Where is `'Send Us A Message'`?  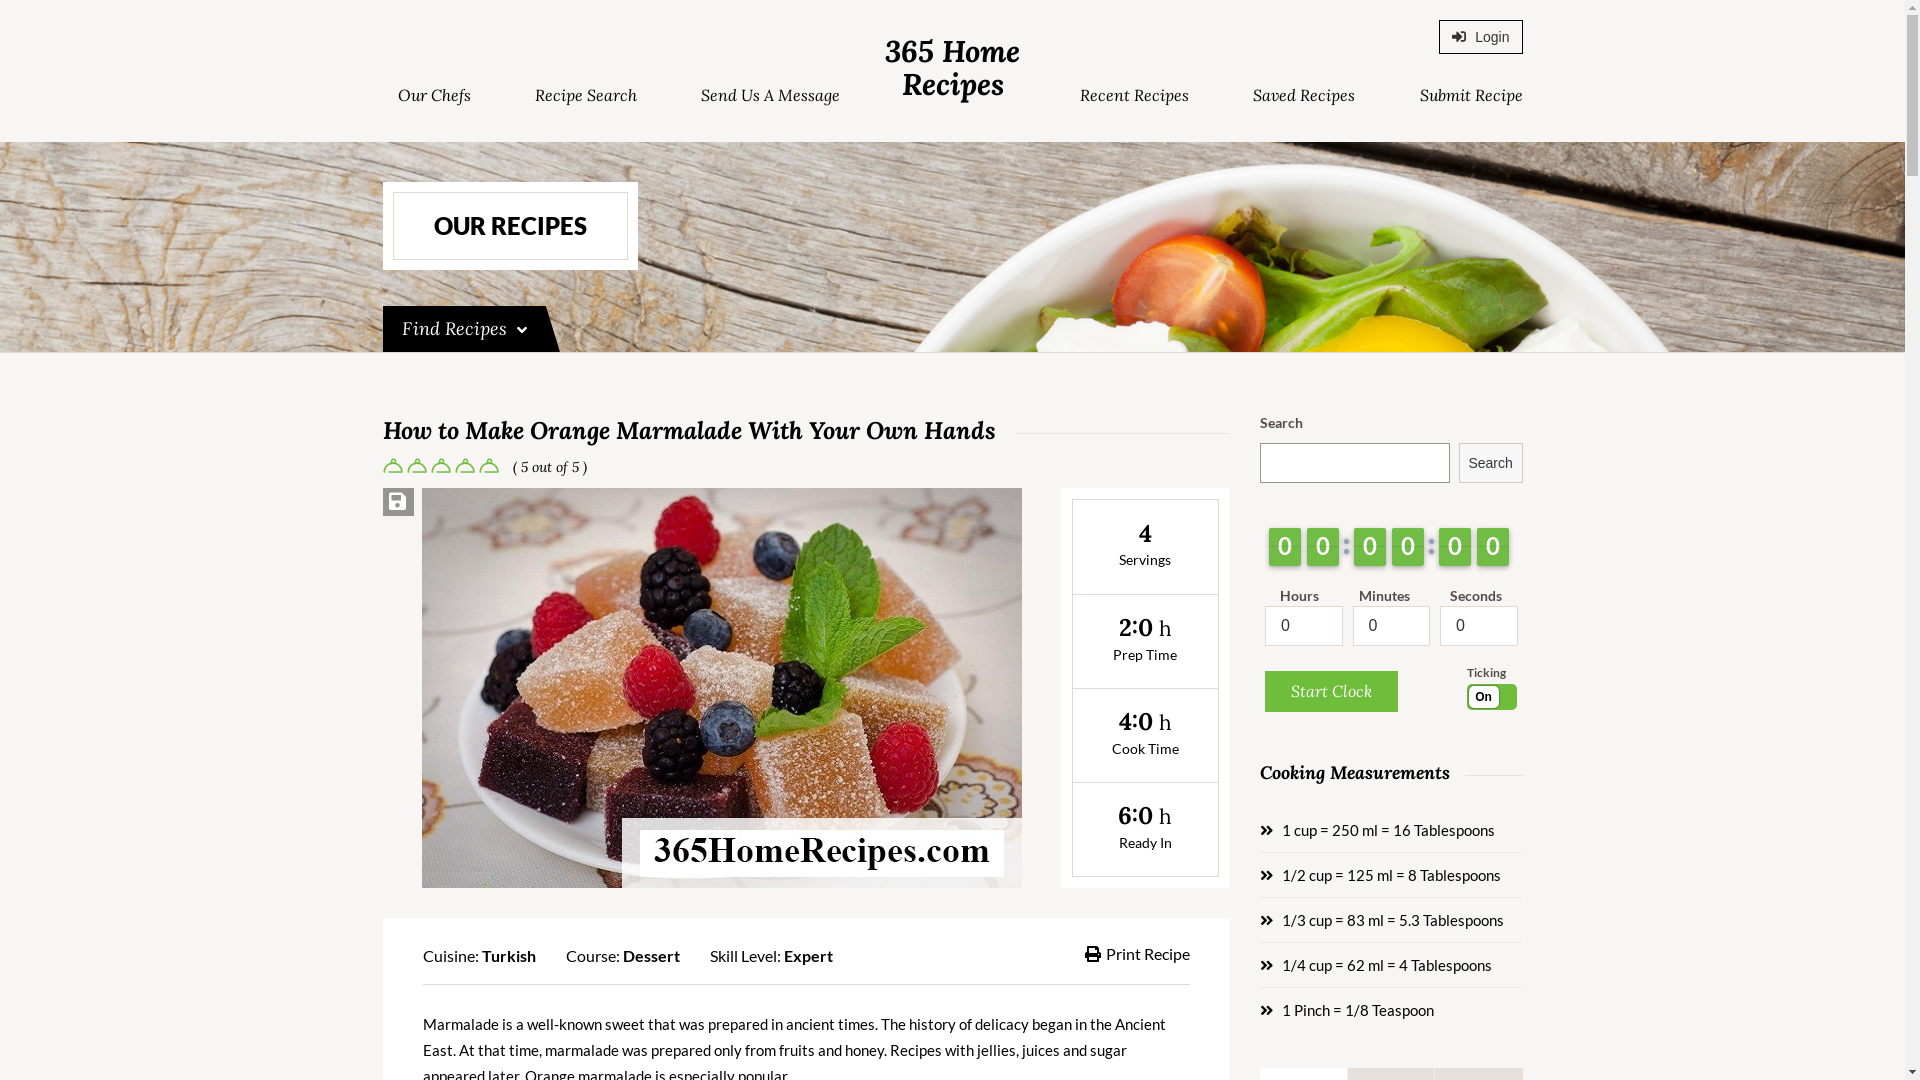
'Send Us A Message' is located at coordinates (769, 96).